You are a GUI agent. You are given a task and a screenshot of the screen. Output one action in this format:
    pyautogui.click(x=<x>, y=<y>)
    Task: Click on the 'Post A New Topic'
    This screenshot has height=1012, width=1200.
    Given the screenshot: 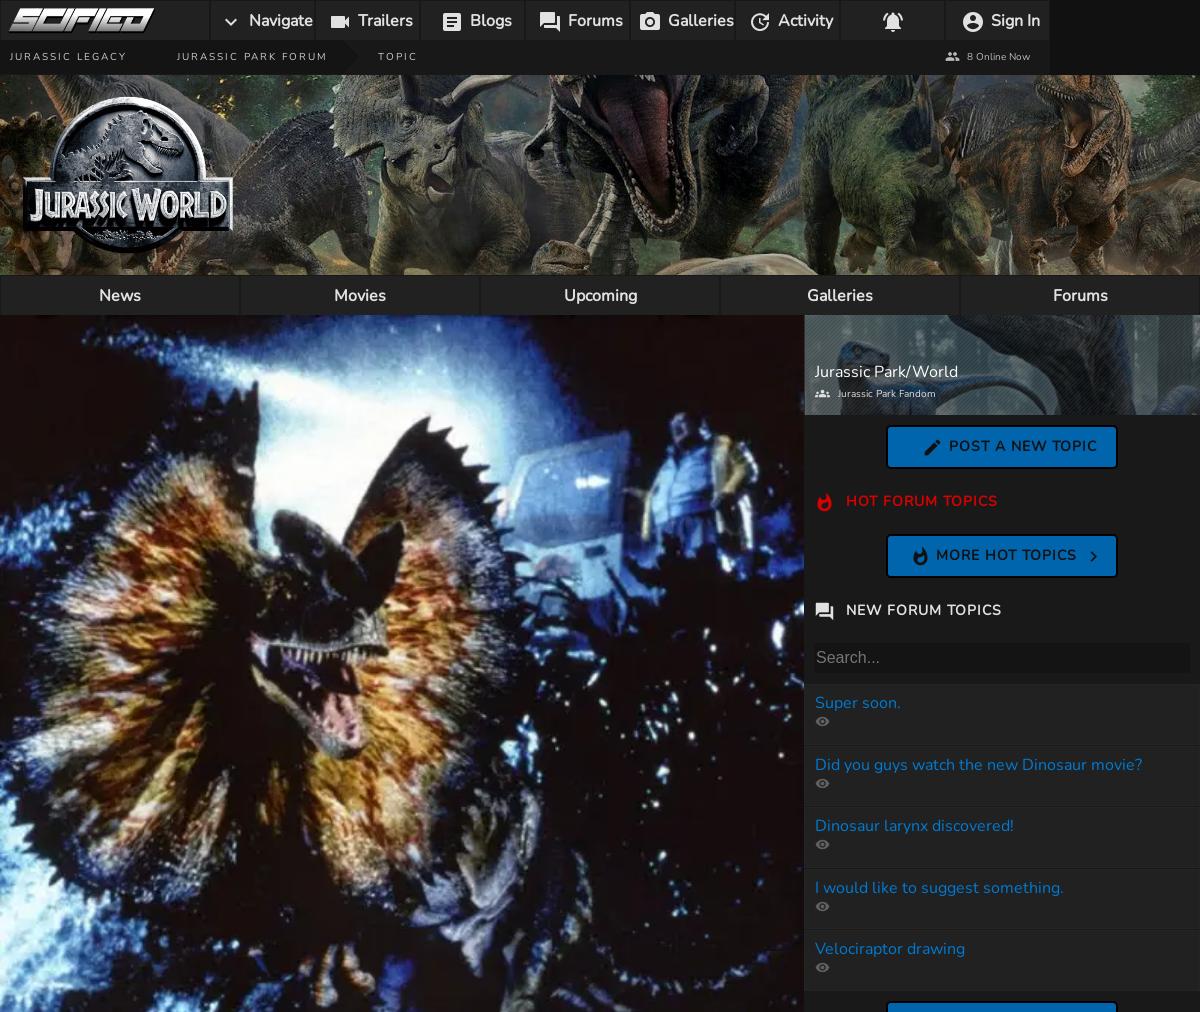 What is the action you would take?
    pyautogui.click(x=948, y=446)
    